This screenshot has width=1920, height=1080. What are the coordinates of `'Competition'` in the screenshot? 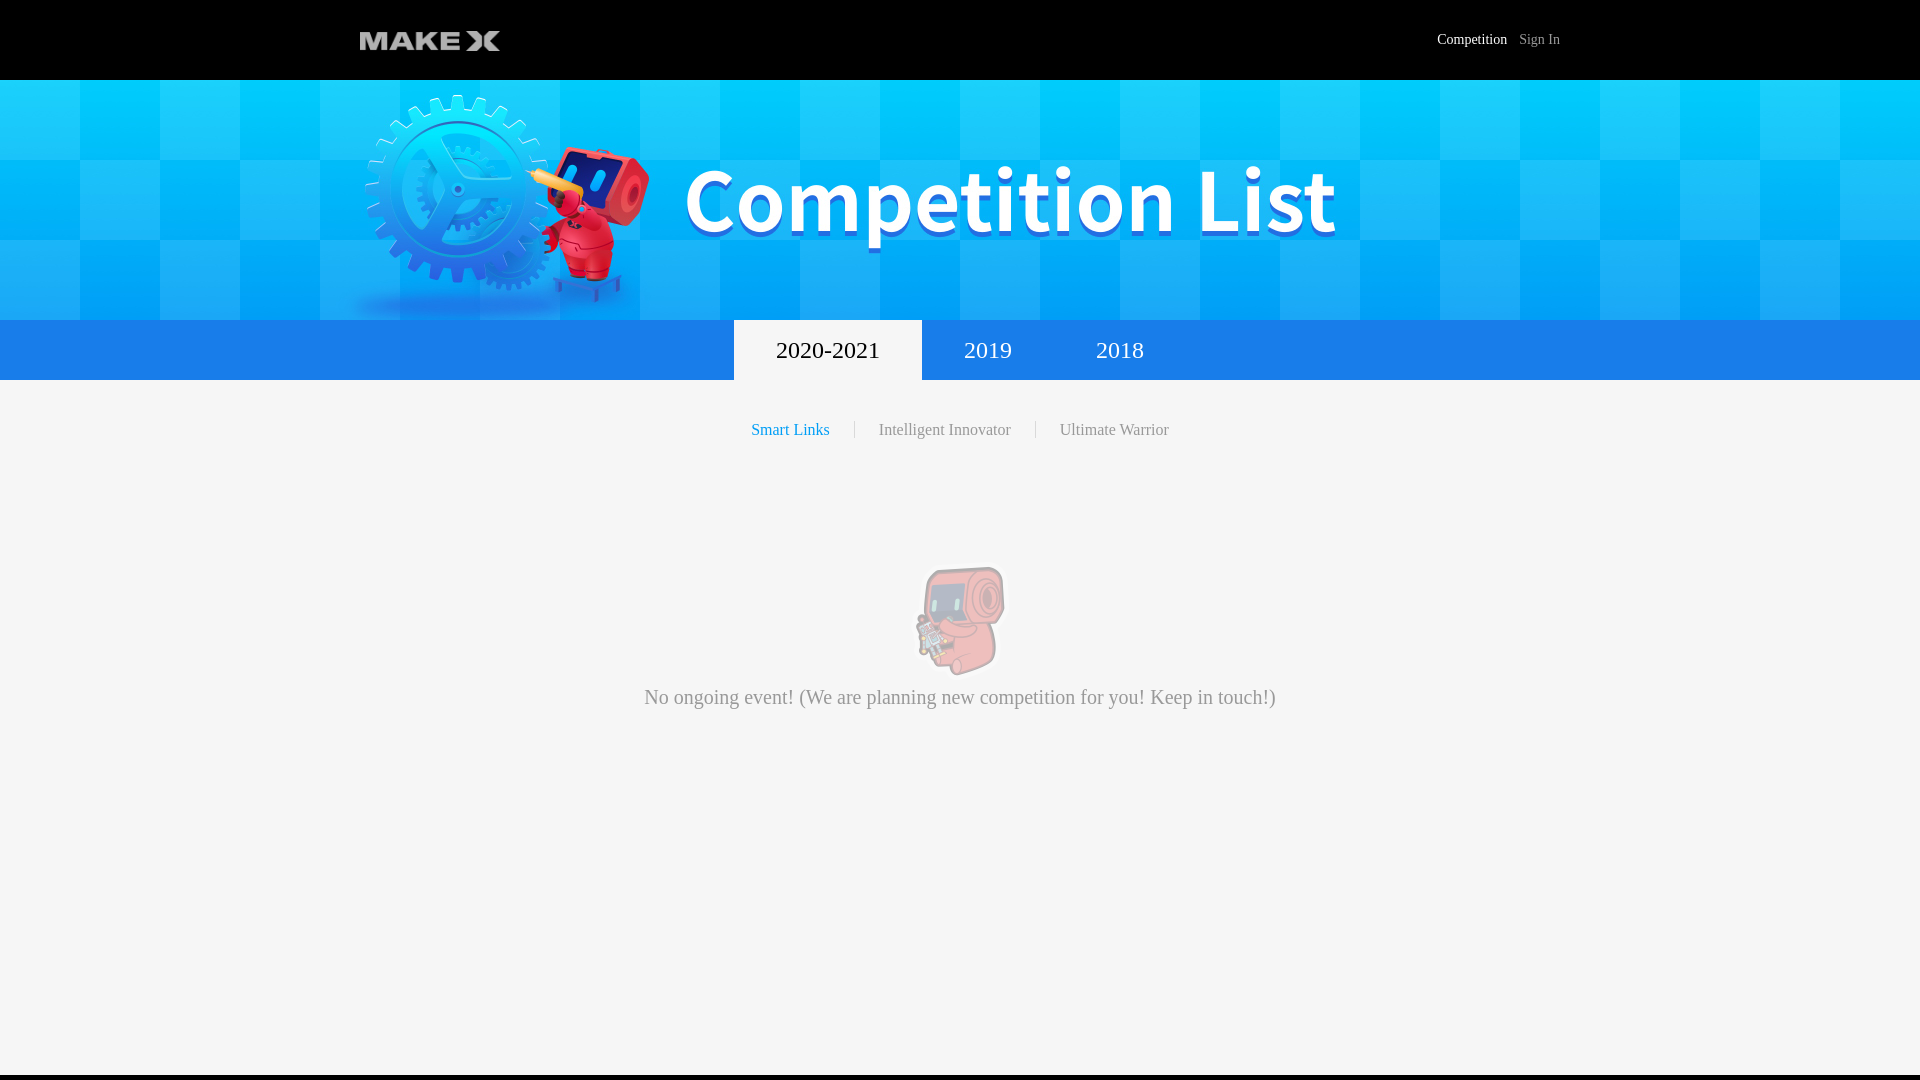 It's located at (1472, 39).